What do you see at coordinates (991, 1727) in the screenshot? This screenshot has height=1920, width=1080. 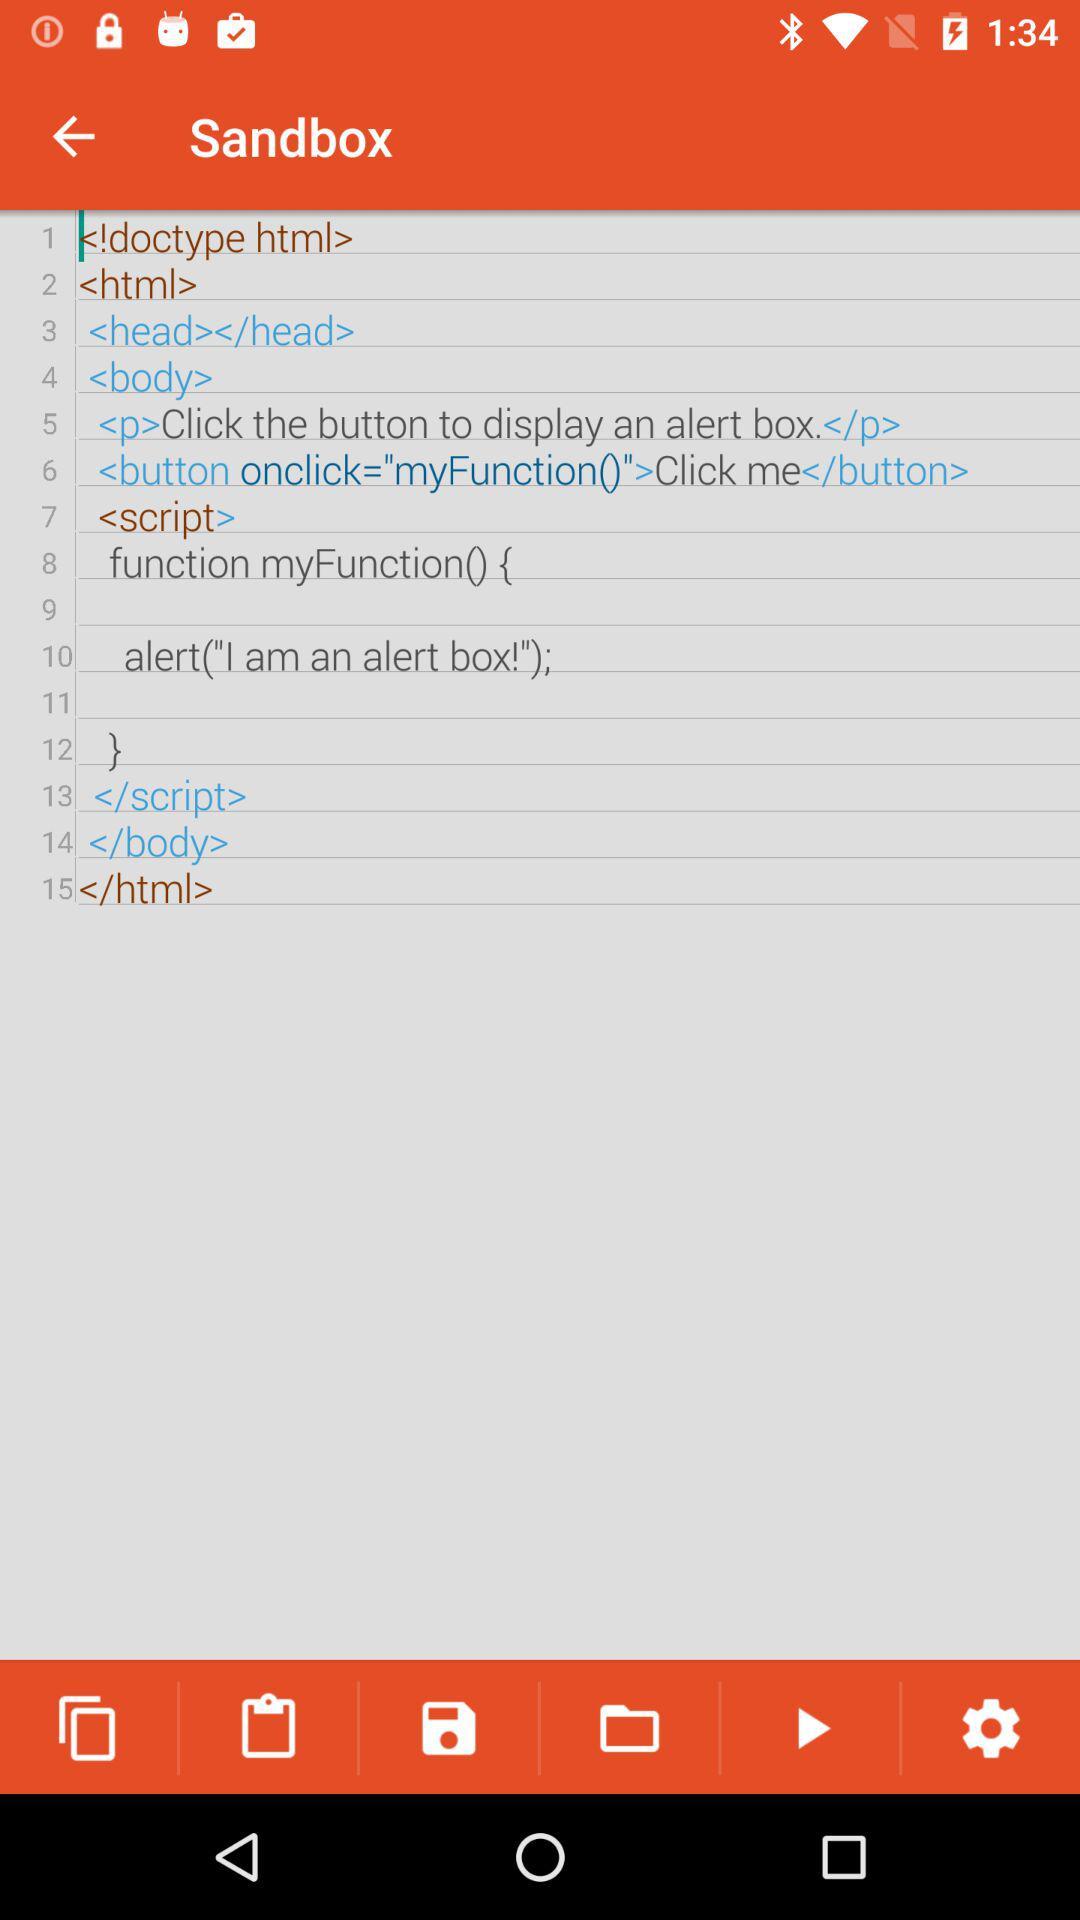 I see `icon below the doctype html html item` at bounding box center [991, 1727].